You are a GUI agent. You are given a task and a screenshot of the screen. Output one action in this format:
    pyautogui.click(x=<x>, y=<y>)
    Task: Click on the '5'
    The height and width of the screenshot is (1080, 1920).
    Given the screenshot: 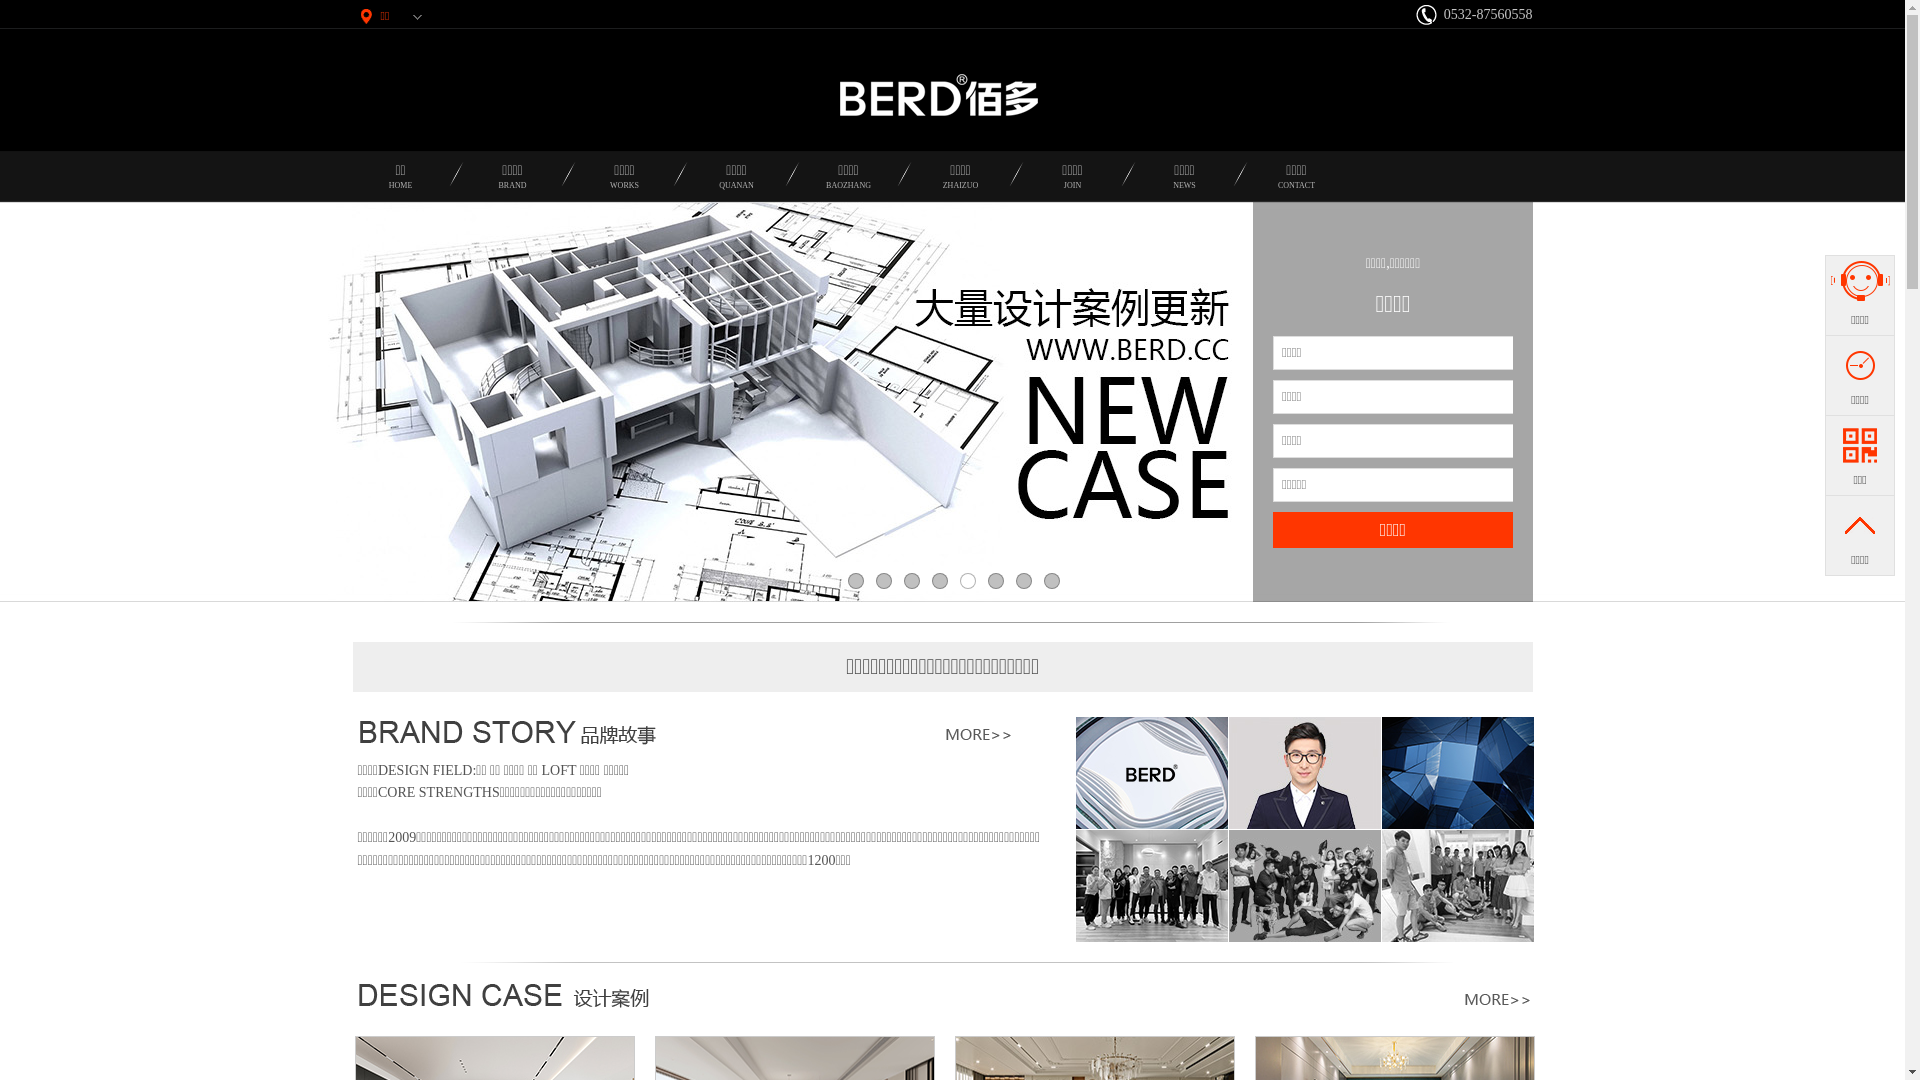 What is the action you would take?
    pyautogui.click(x=968, y=581)
    